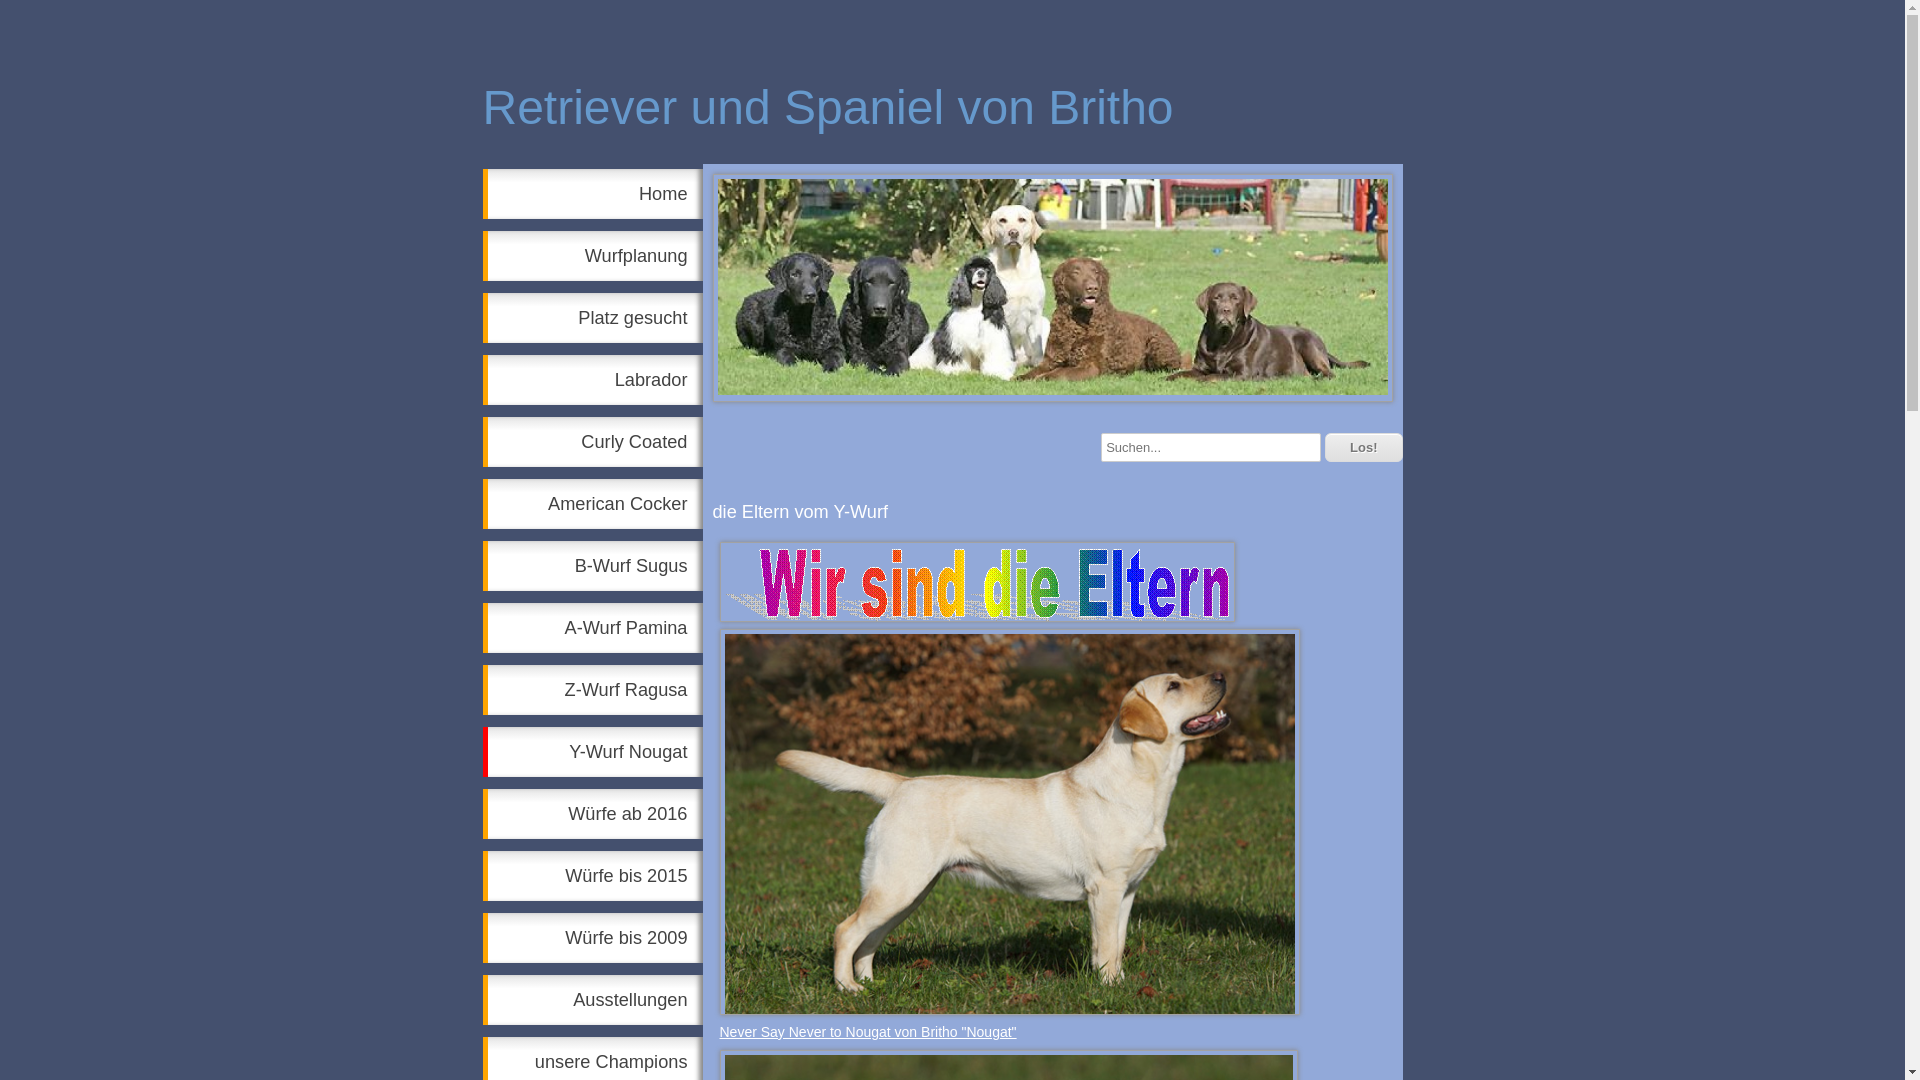 Image resolution: width=1920 pixels, height=1080 pixels. I want to click on 'A-Wurf Pamina', so click(590, 627).